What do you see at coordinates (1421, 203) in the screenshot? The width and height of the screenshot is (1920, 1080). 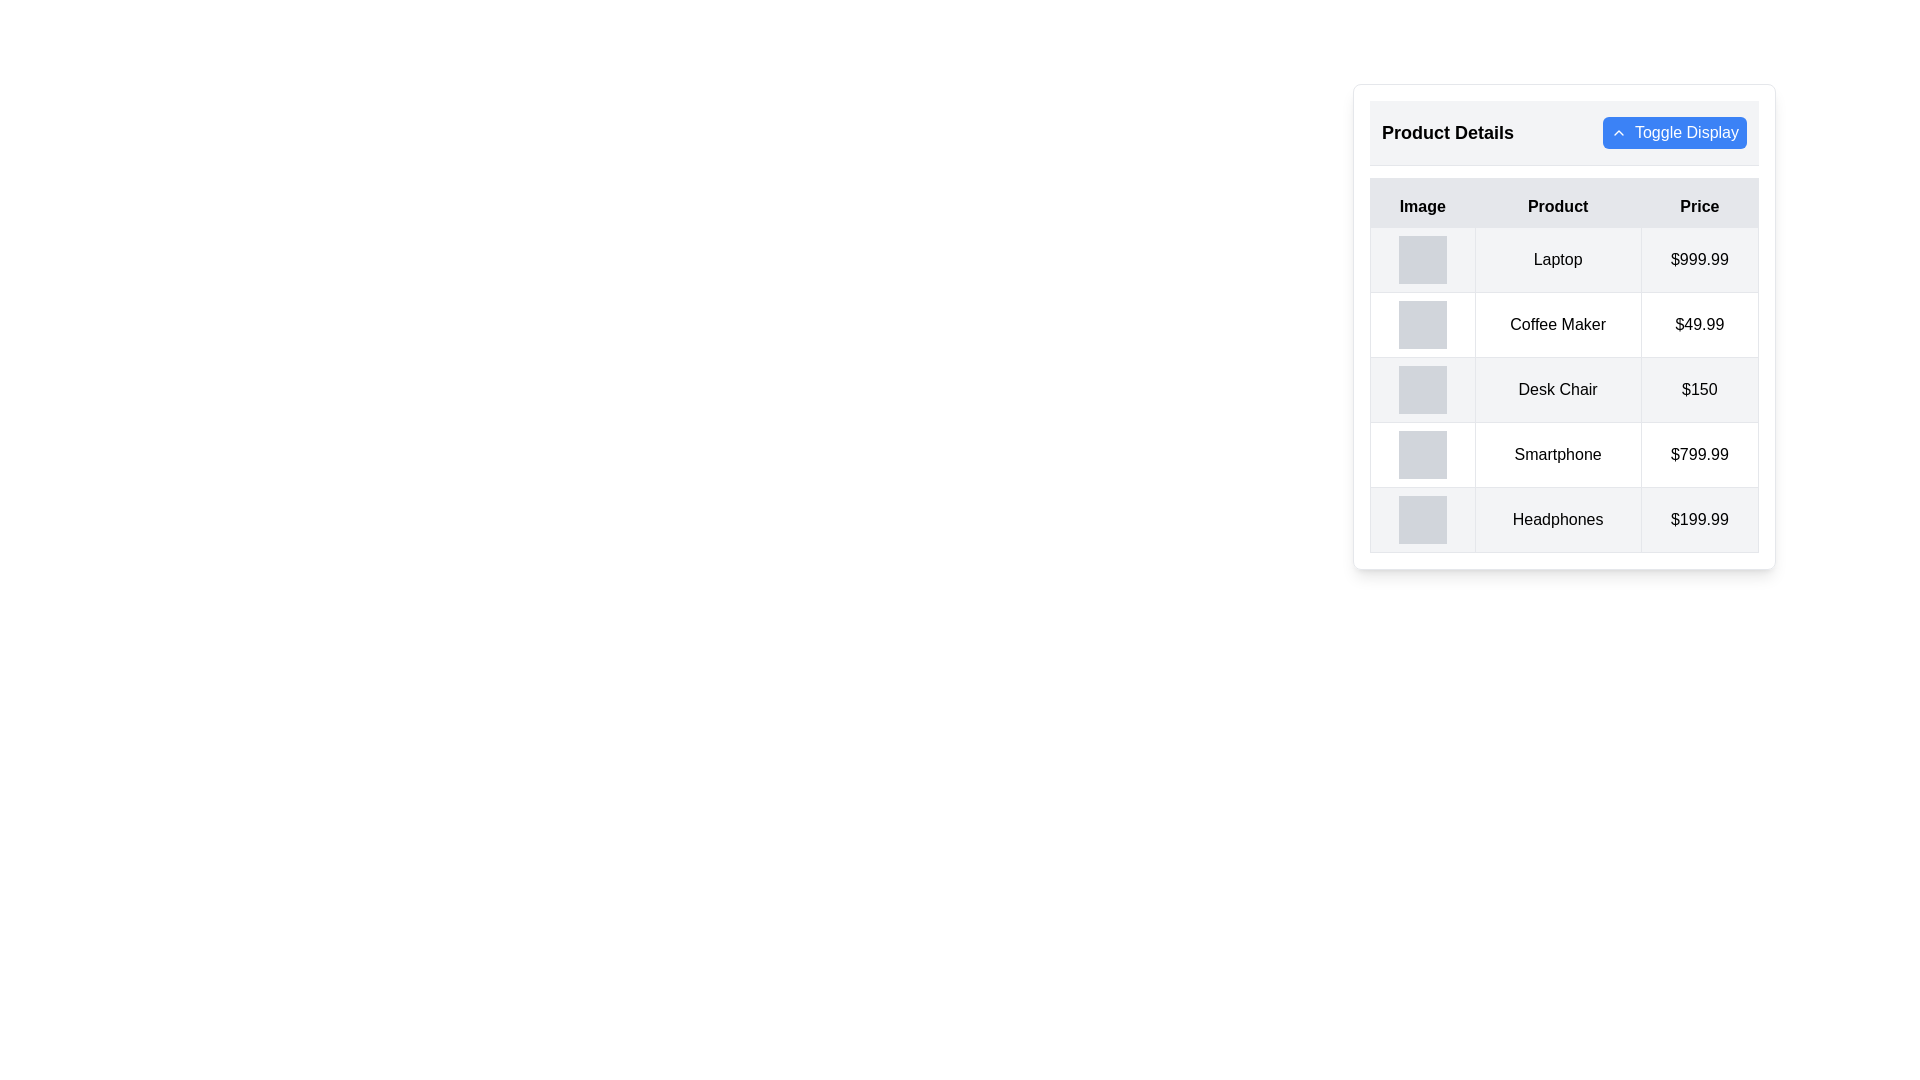 I see `the Text Label element located in the top-left corner of the table header row` at bounding box center [1421, 203].